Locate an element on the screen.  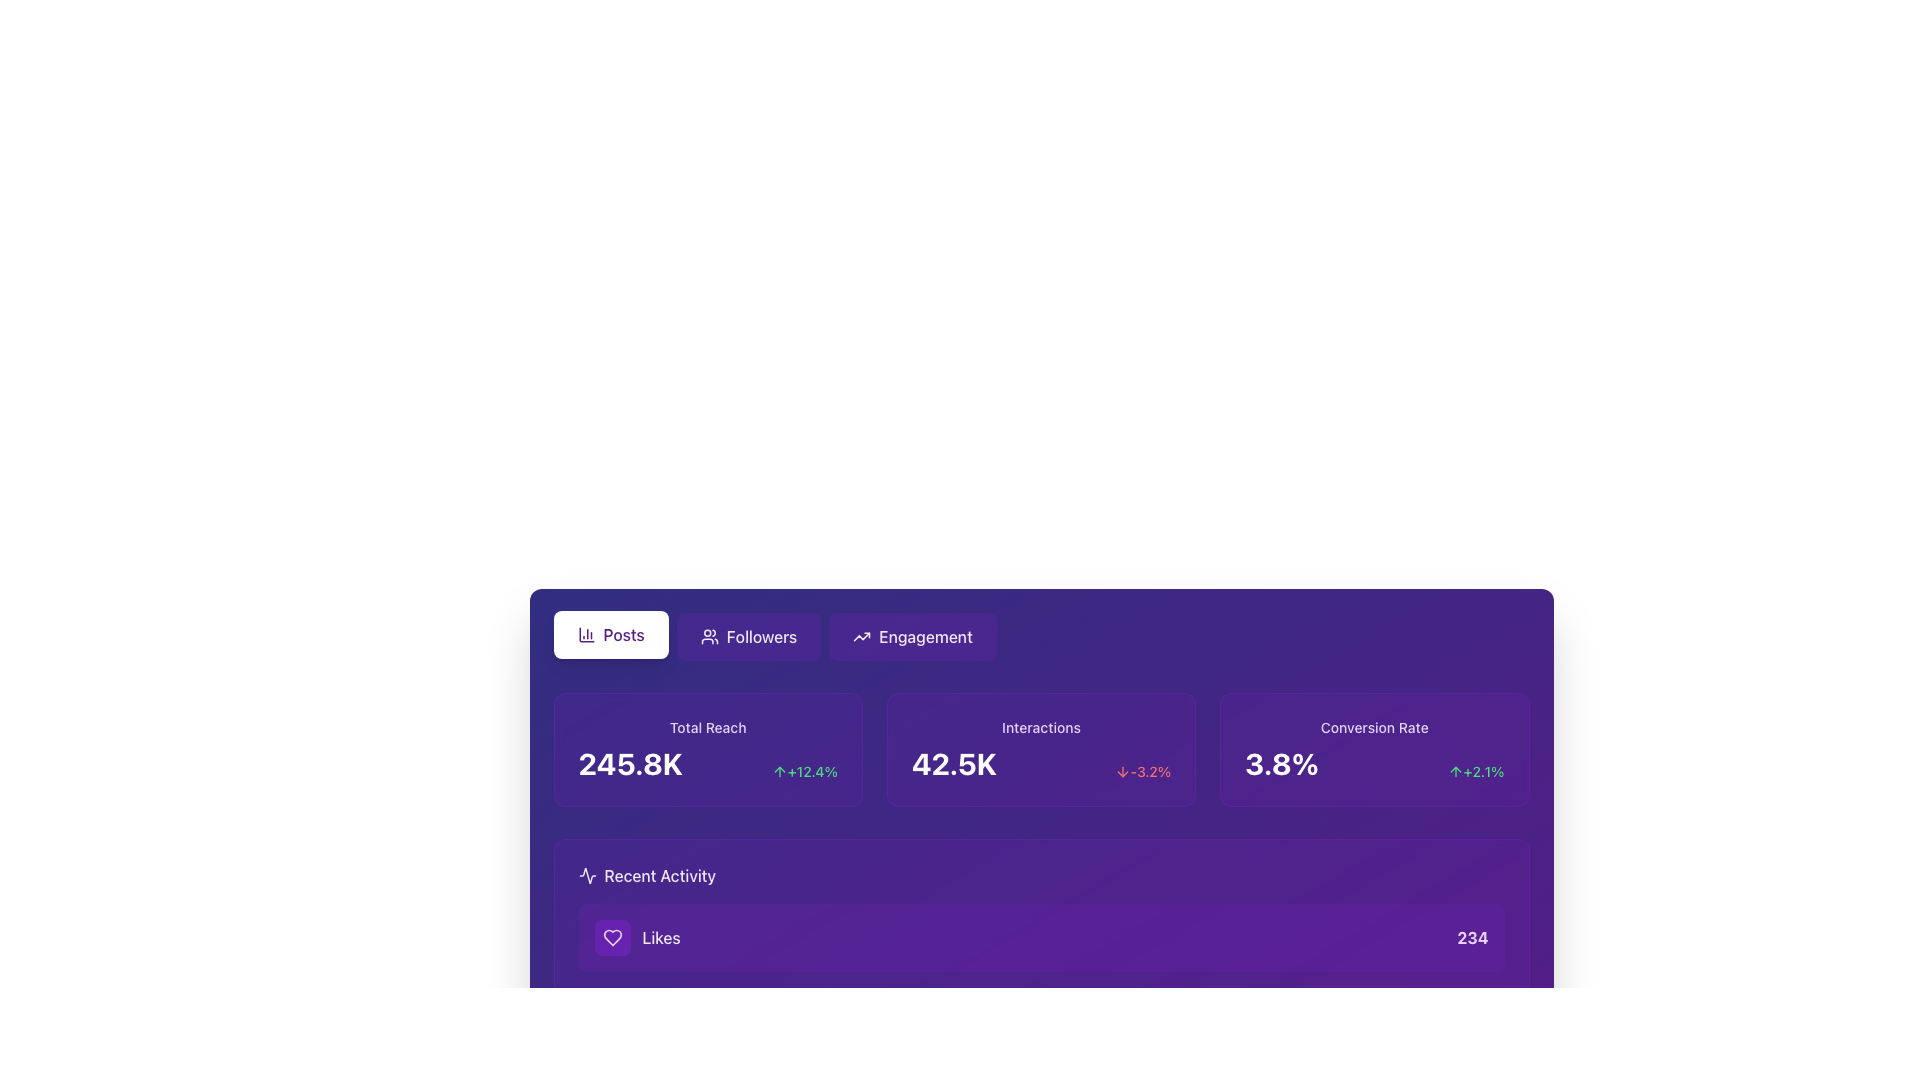
the metrics displayed on the leftmost Metric display card, which has a purple background, shows 'Total Reach' at the top, and a value of '245.8K' centered below it is located at coordinates (708, 749).